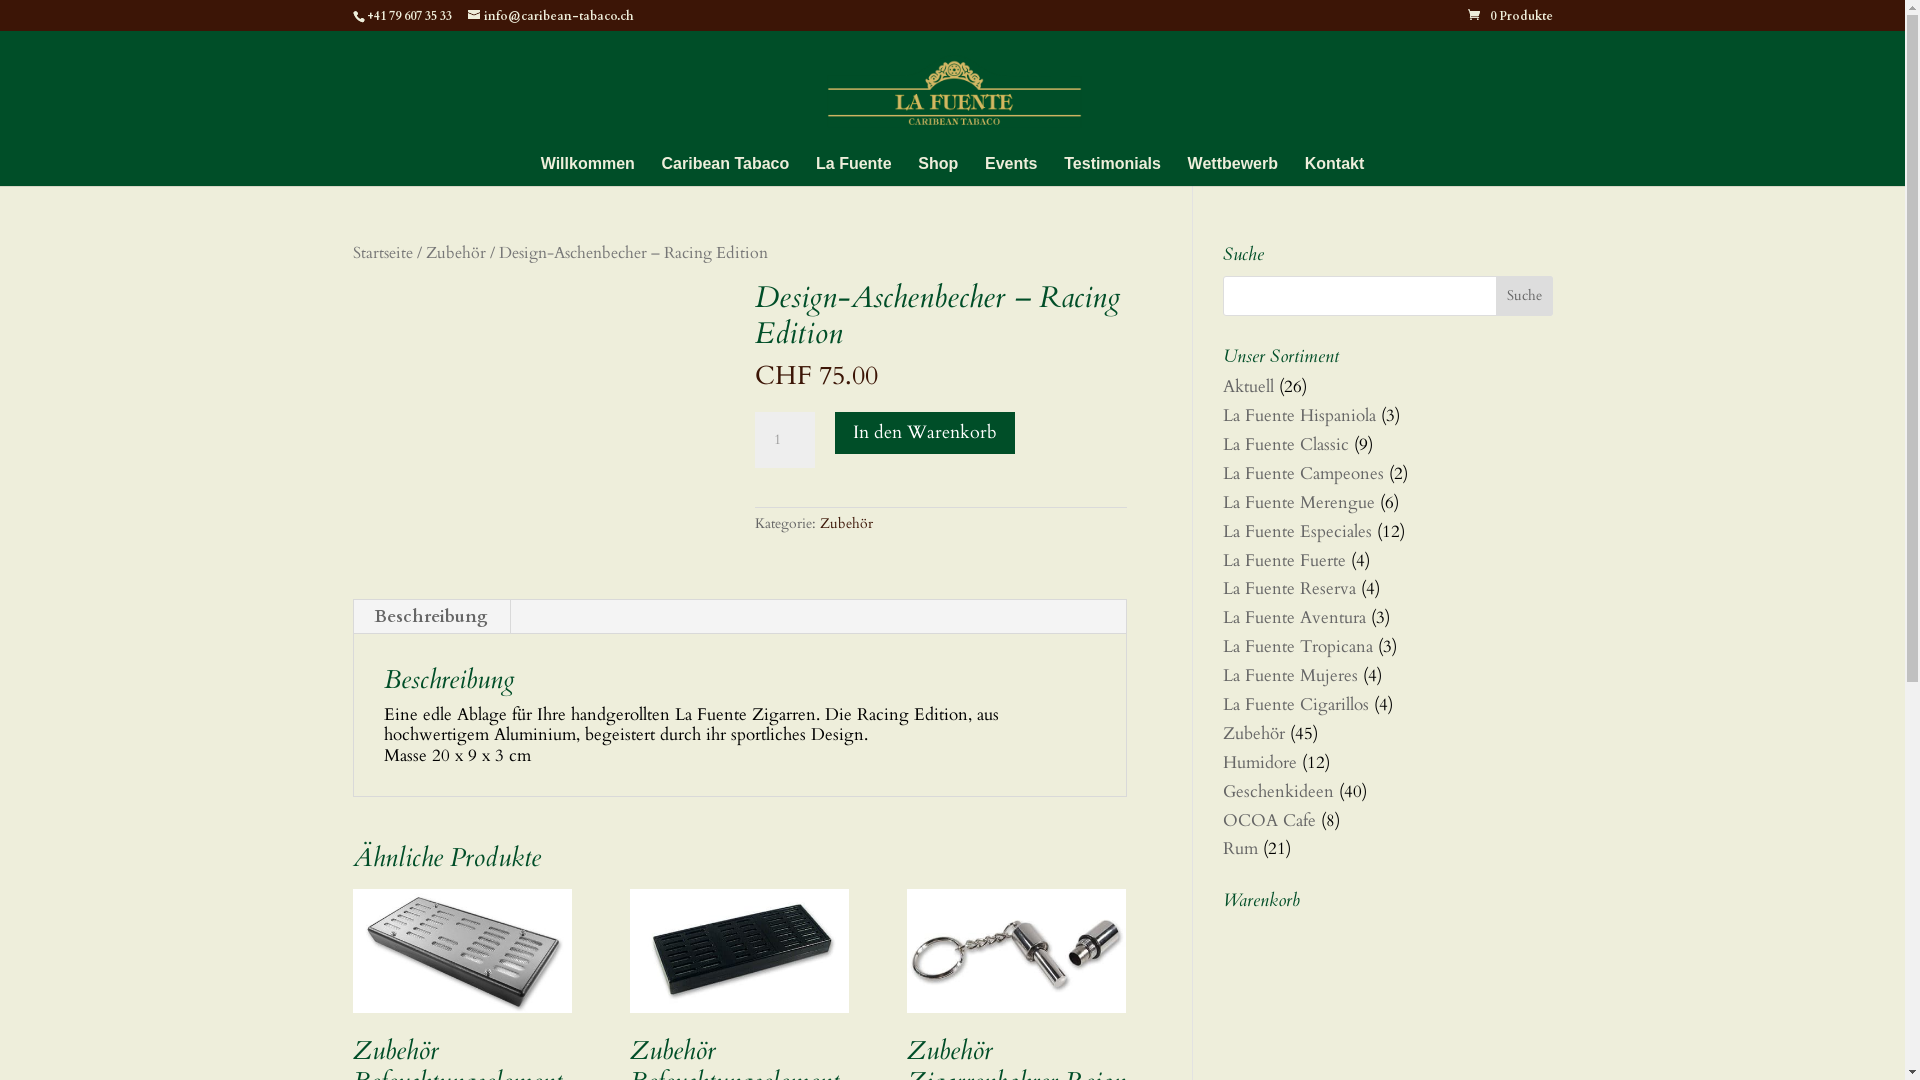  I want to click on 'Shop', so click(916, 170).